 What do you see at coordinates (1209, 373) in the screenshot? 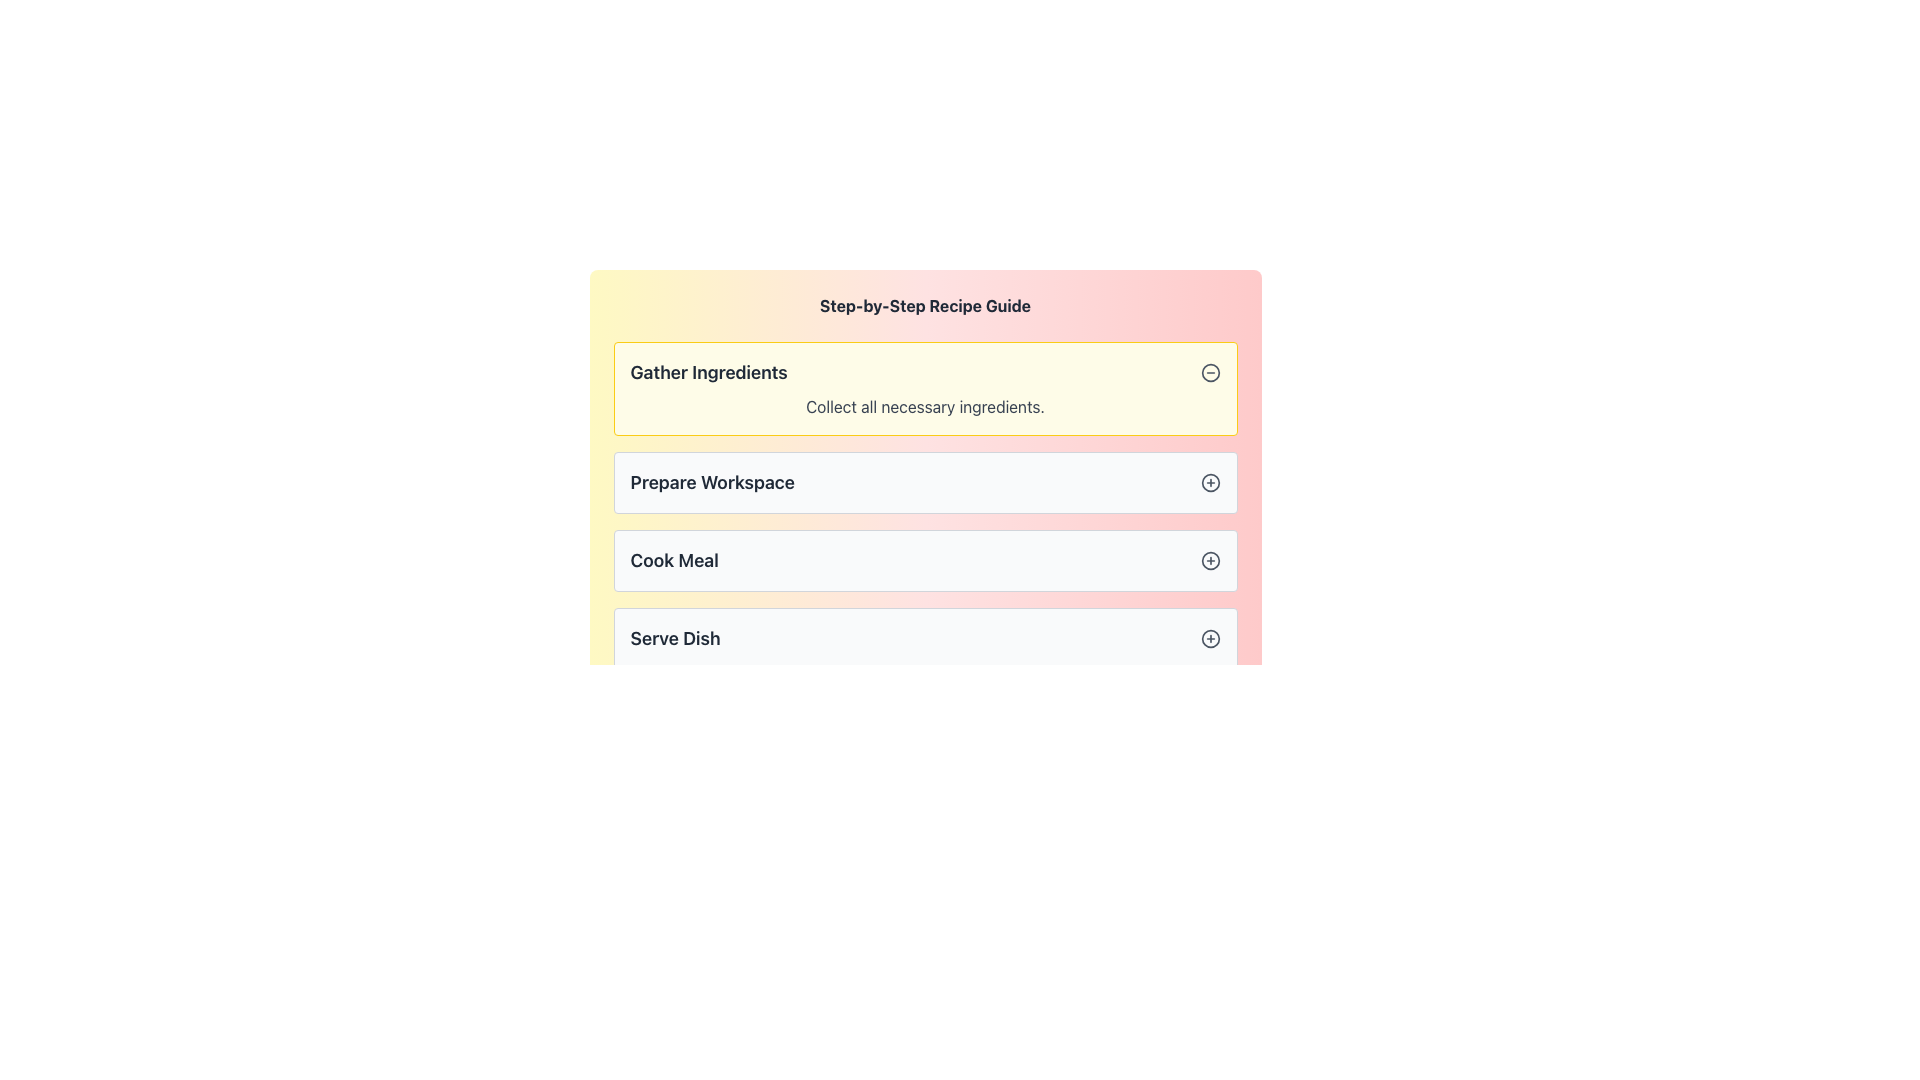
I see `the circular visual shape indicating the 'minus' or 'remove' icon located at the top right corner of the 'Gather Ingredients' card` at bounding box center [1209, 373].